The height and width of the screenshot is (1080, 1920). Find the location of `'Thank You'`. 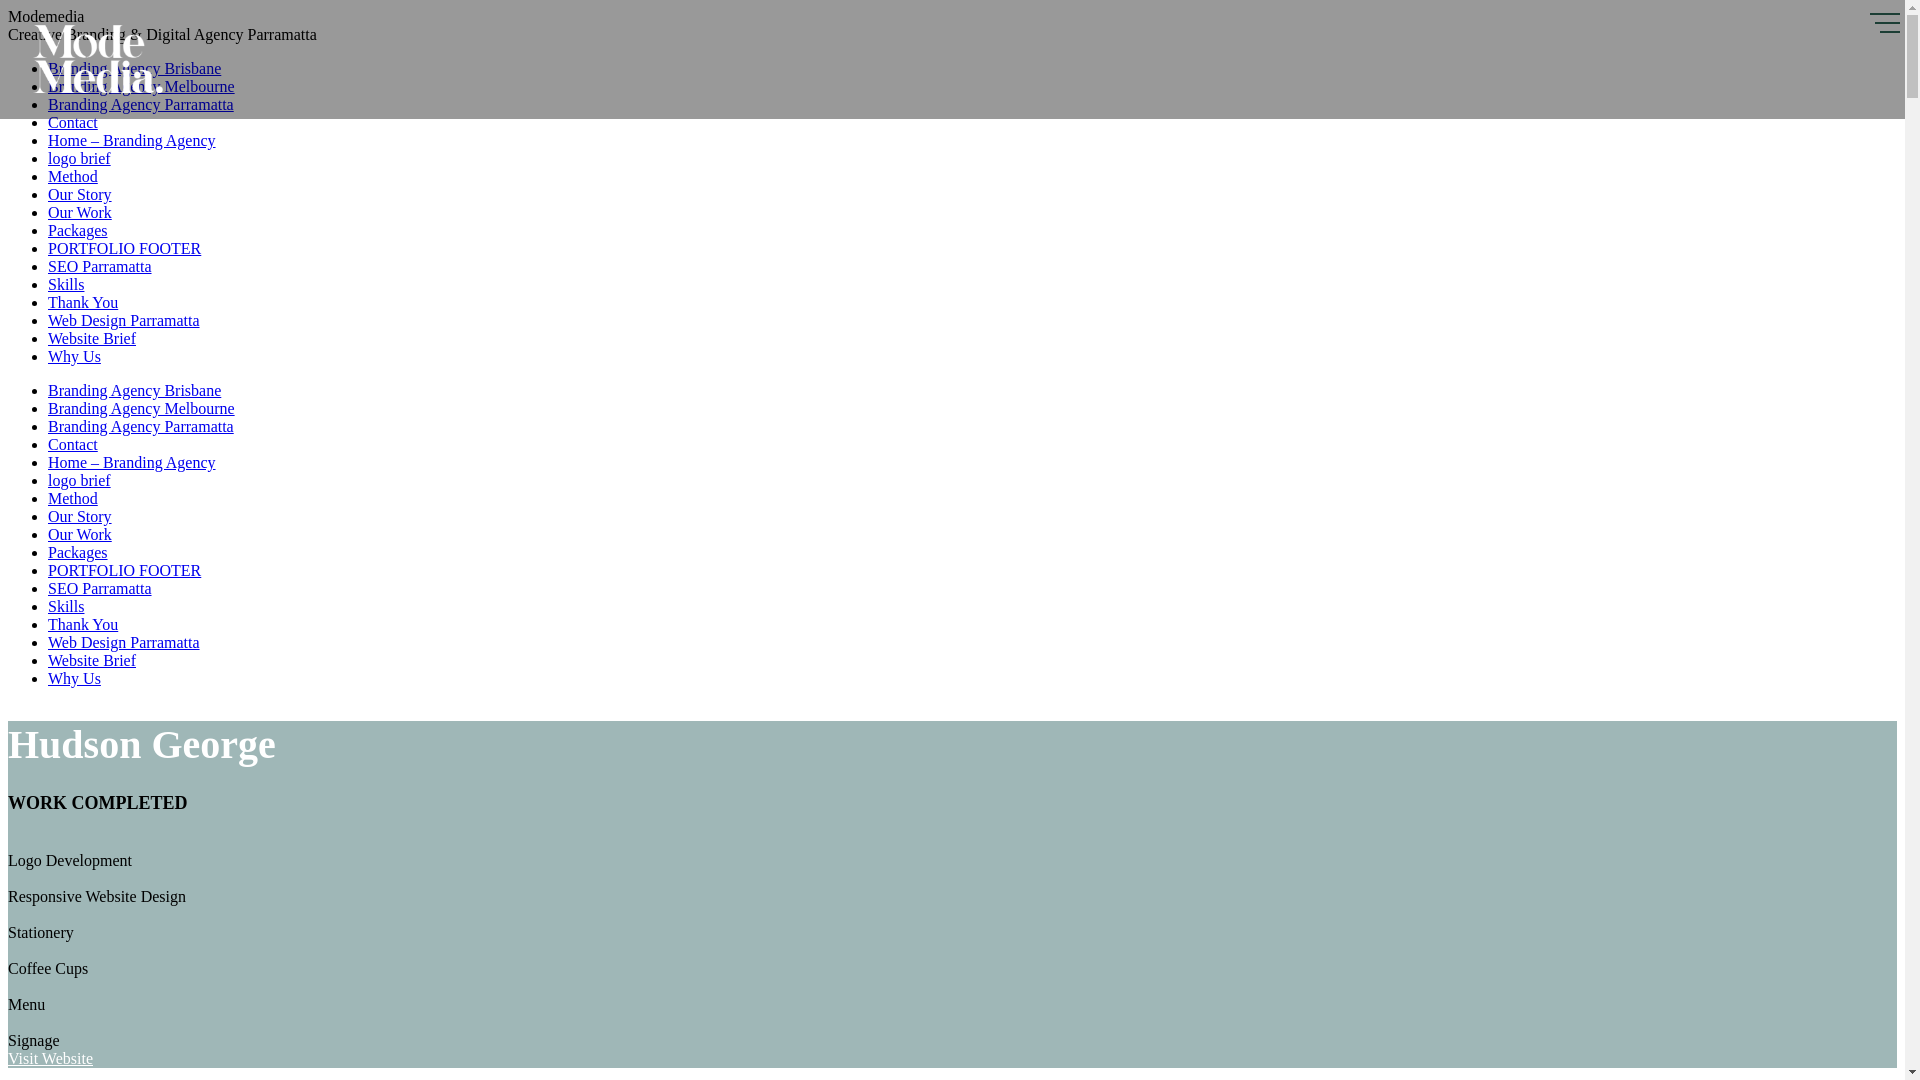

'Thank You' is located at coordinates (81, 623).